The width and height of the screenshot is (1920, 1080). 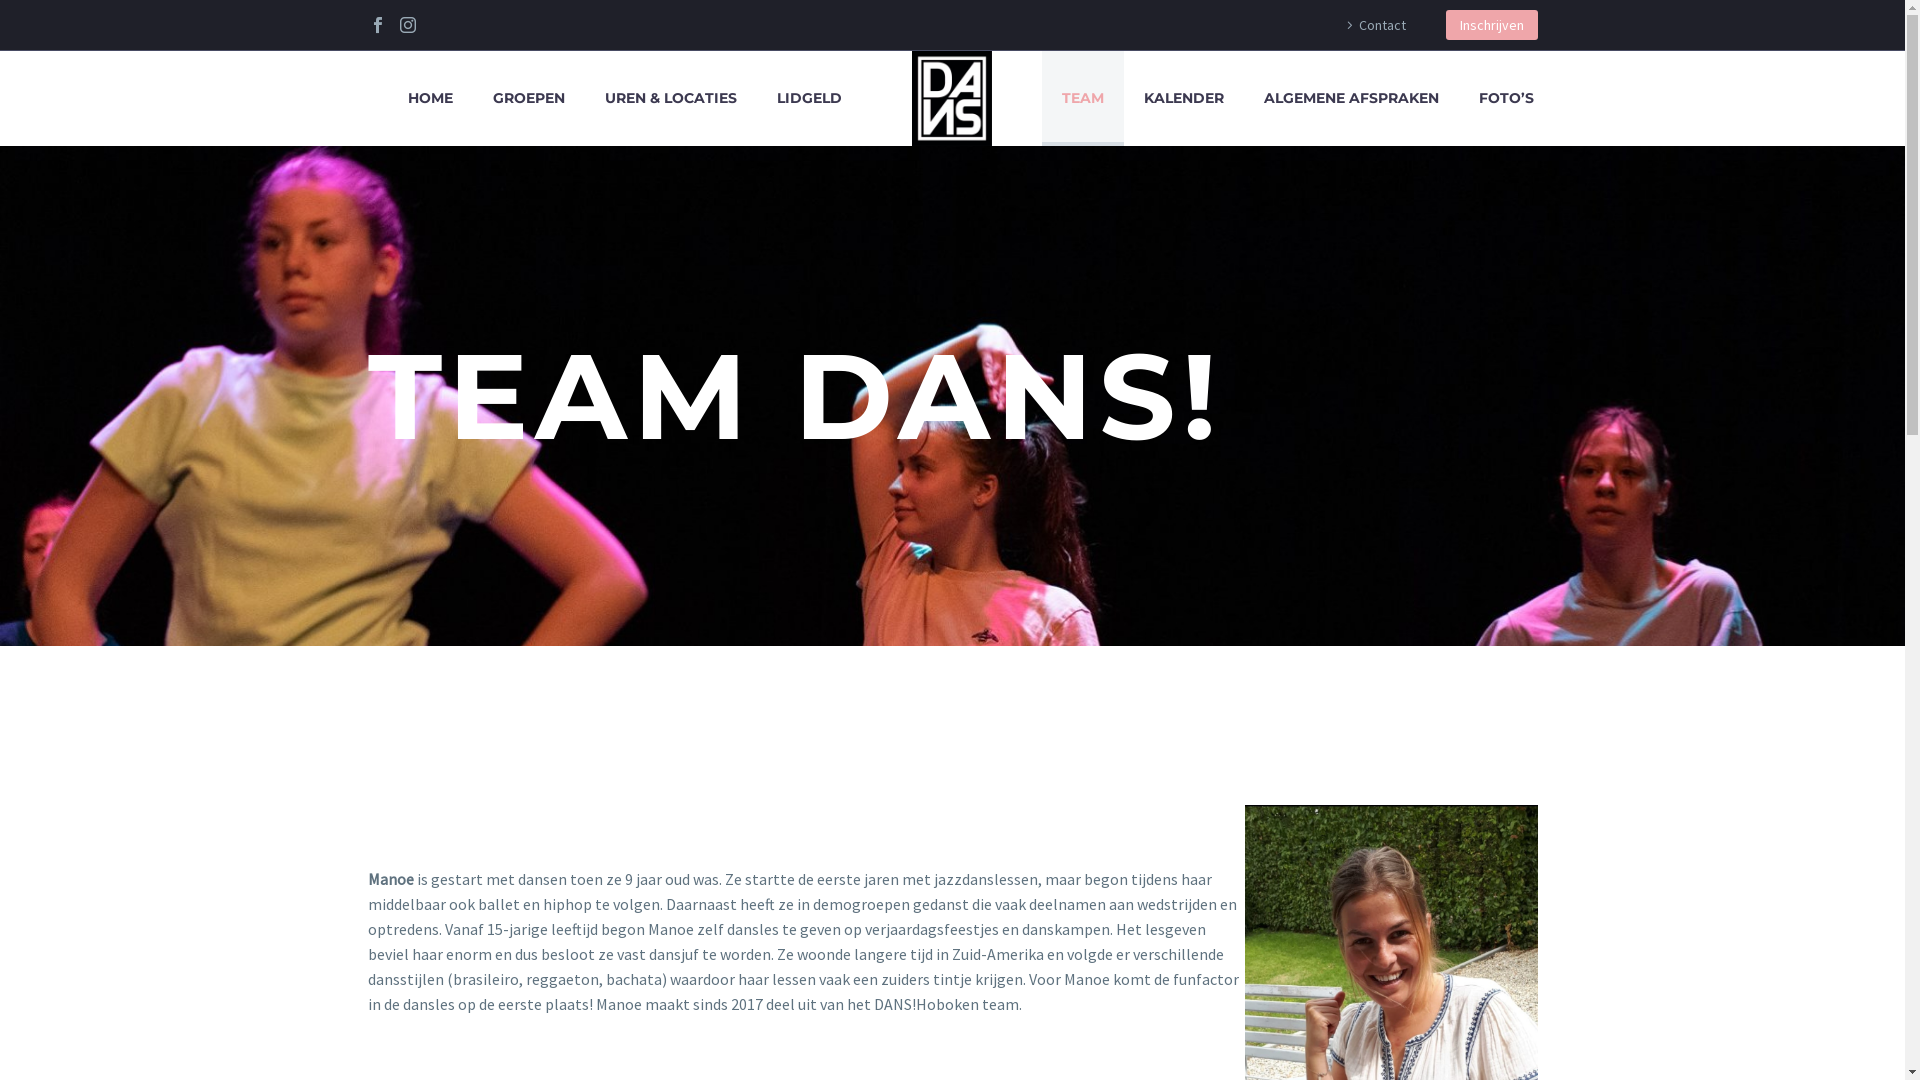 I want to click on 'GROEPEN', so click(x=528, y=98).